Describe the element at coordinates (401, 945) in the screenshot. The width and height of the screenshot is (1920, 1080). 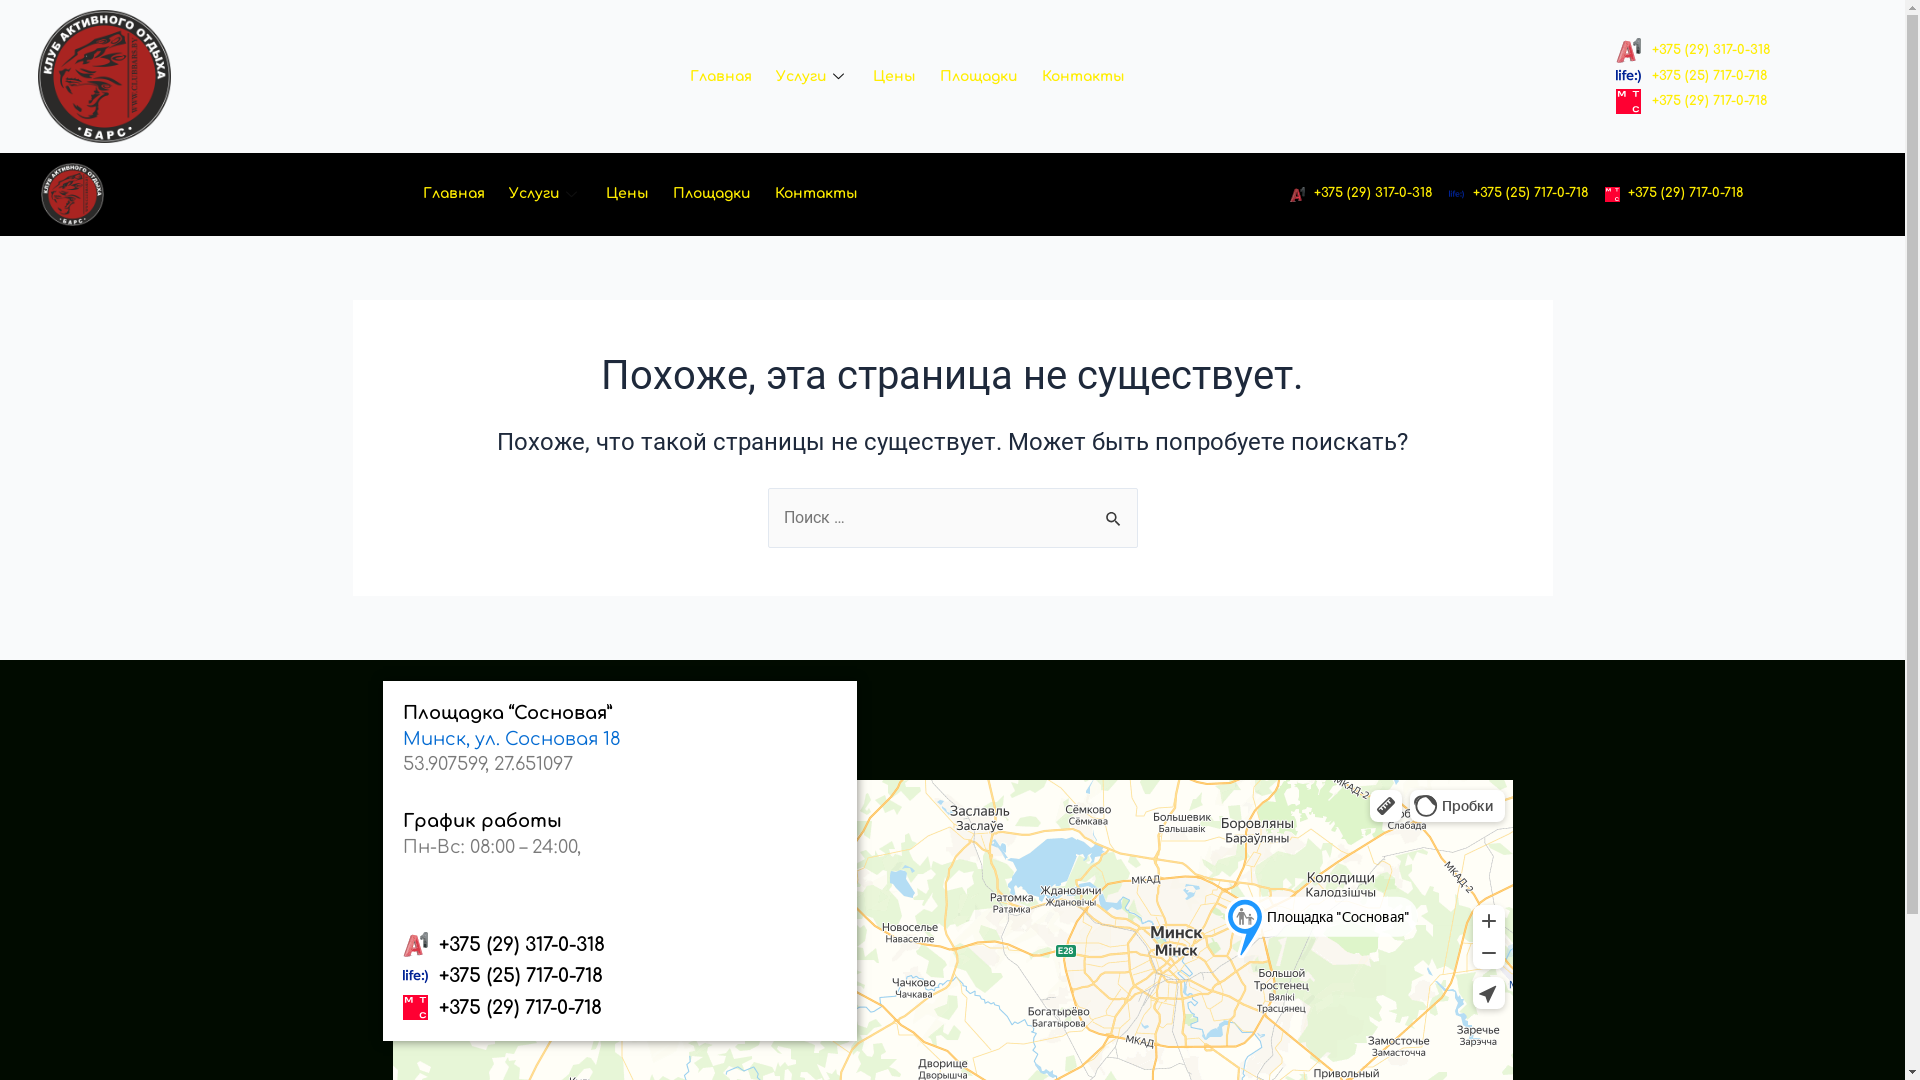
I see `'+375 (29) 317-0-318'` at that location.